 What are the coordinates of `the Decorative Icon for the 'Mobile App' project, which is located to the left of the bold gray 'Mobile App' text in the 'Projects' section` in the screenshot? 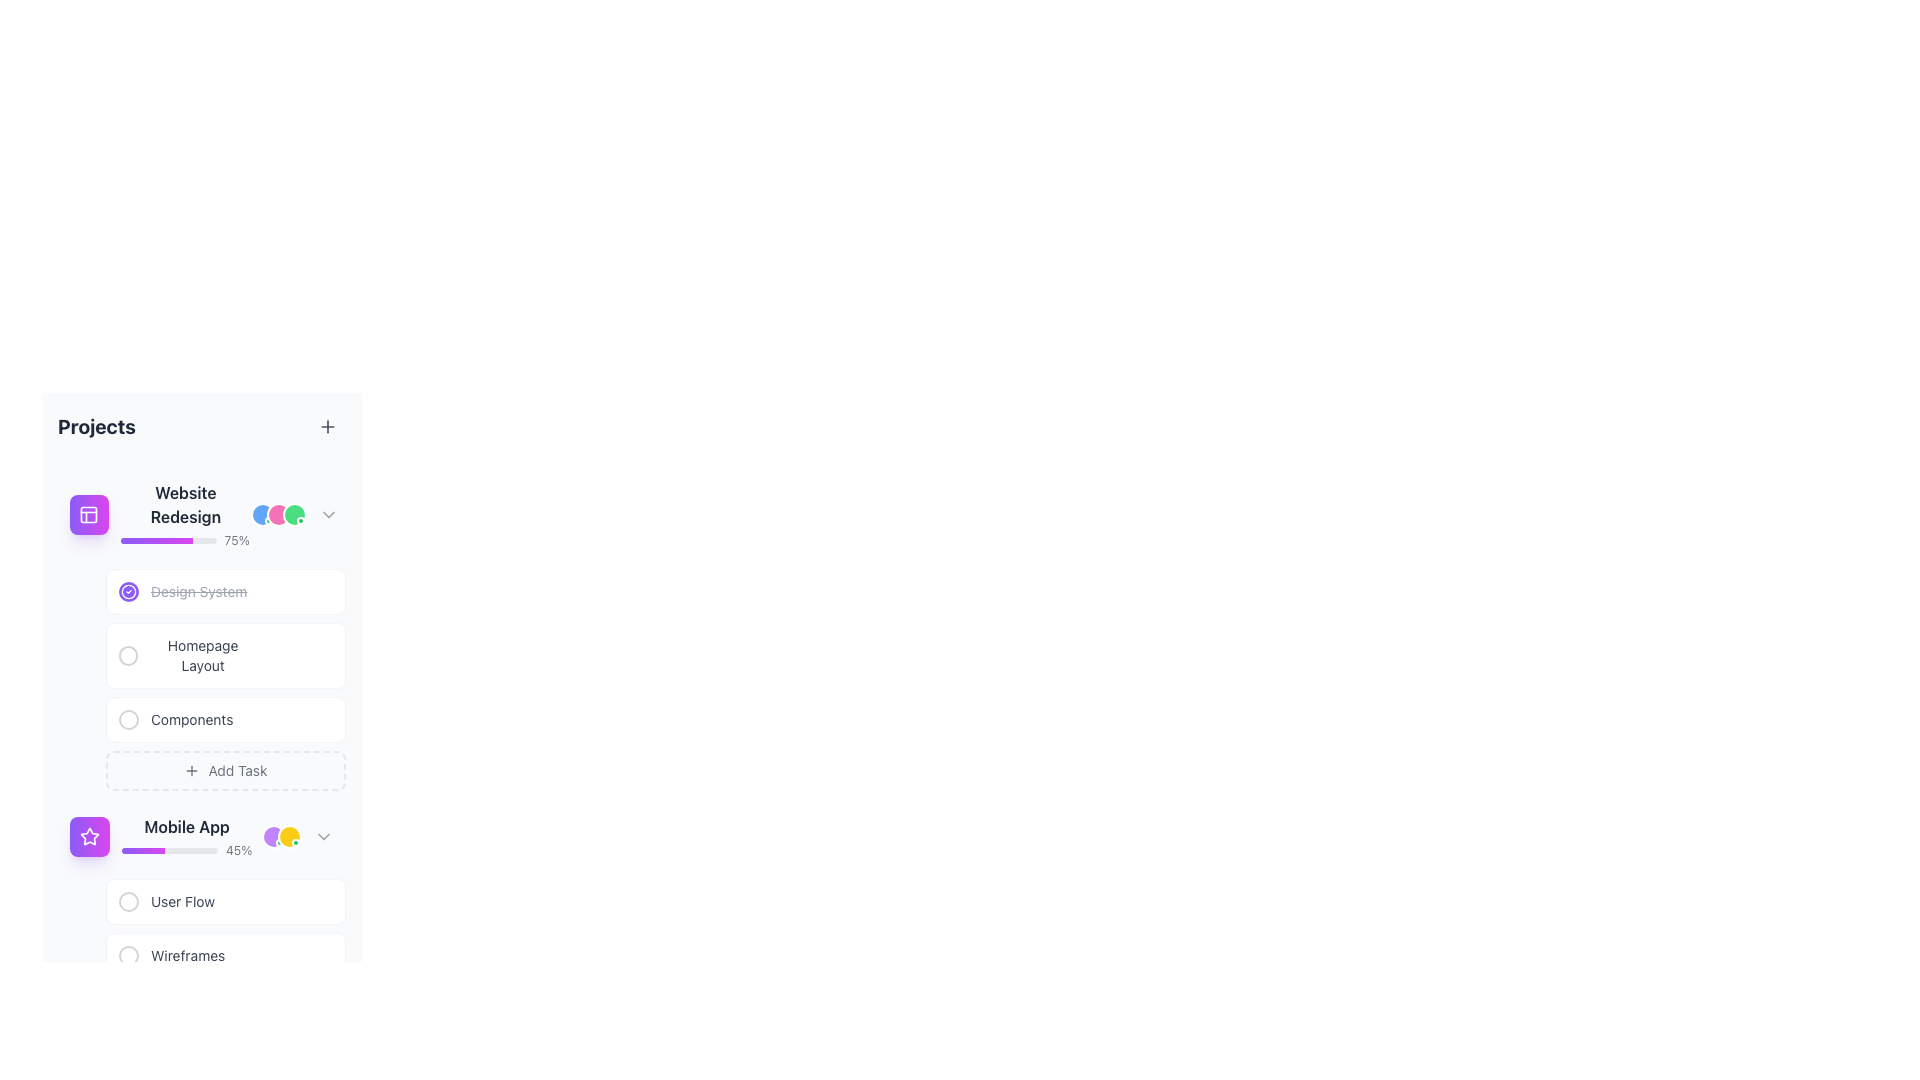 It's located at (89, 837).